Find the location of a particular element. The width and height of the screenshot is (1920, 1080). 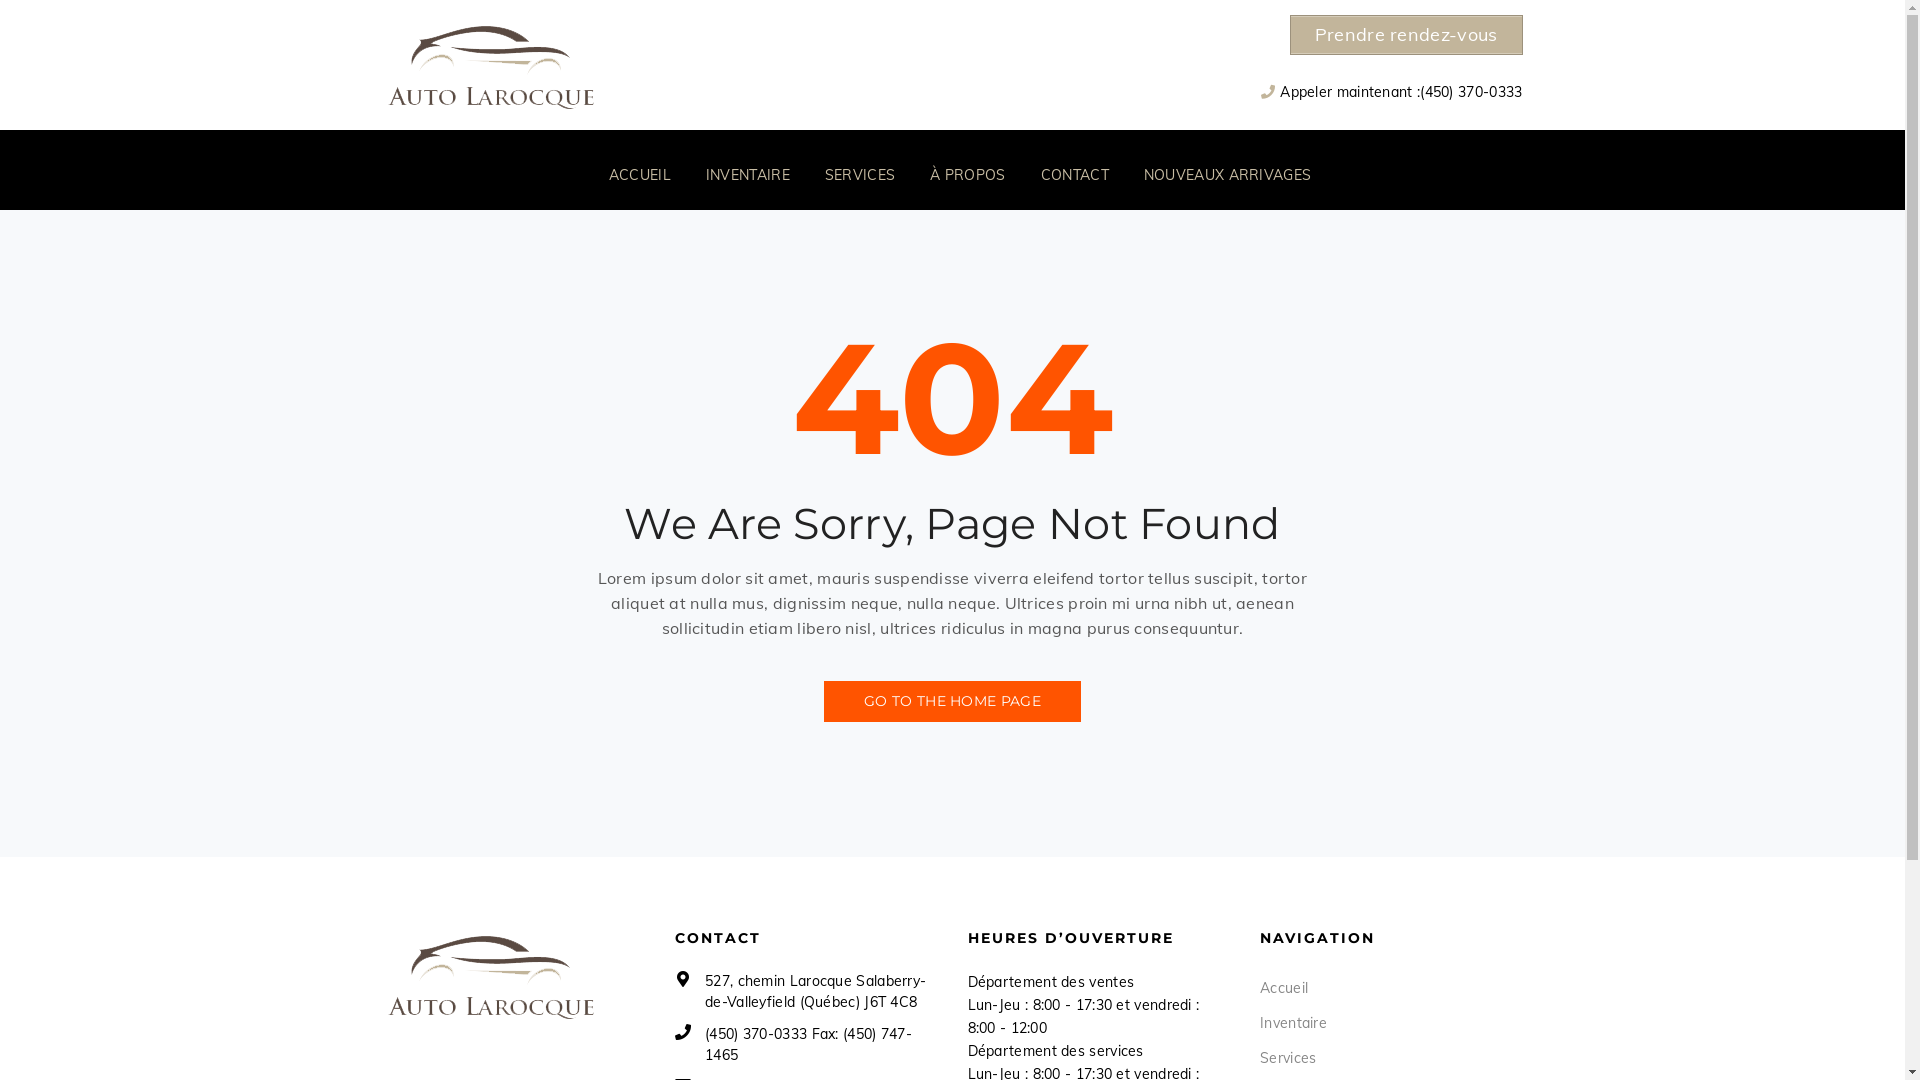

'ACCUEIL' is located at coordinates (593, 176).